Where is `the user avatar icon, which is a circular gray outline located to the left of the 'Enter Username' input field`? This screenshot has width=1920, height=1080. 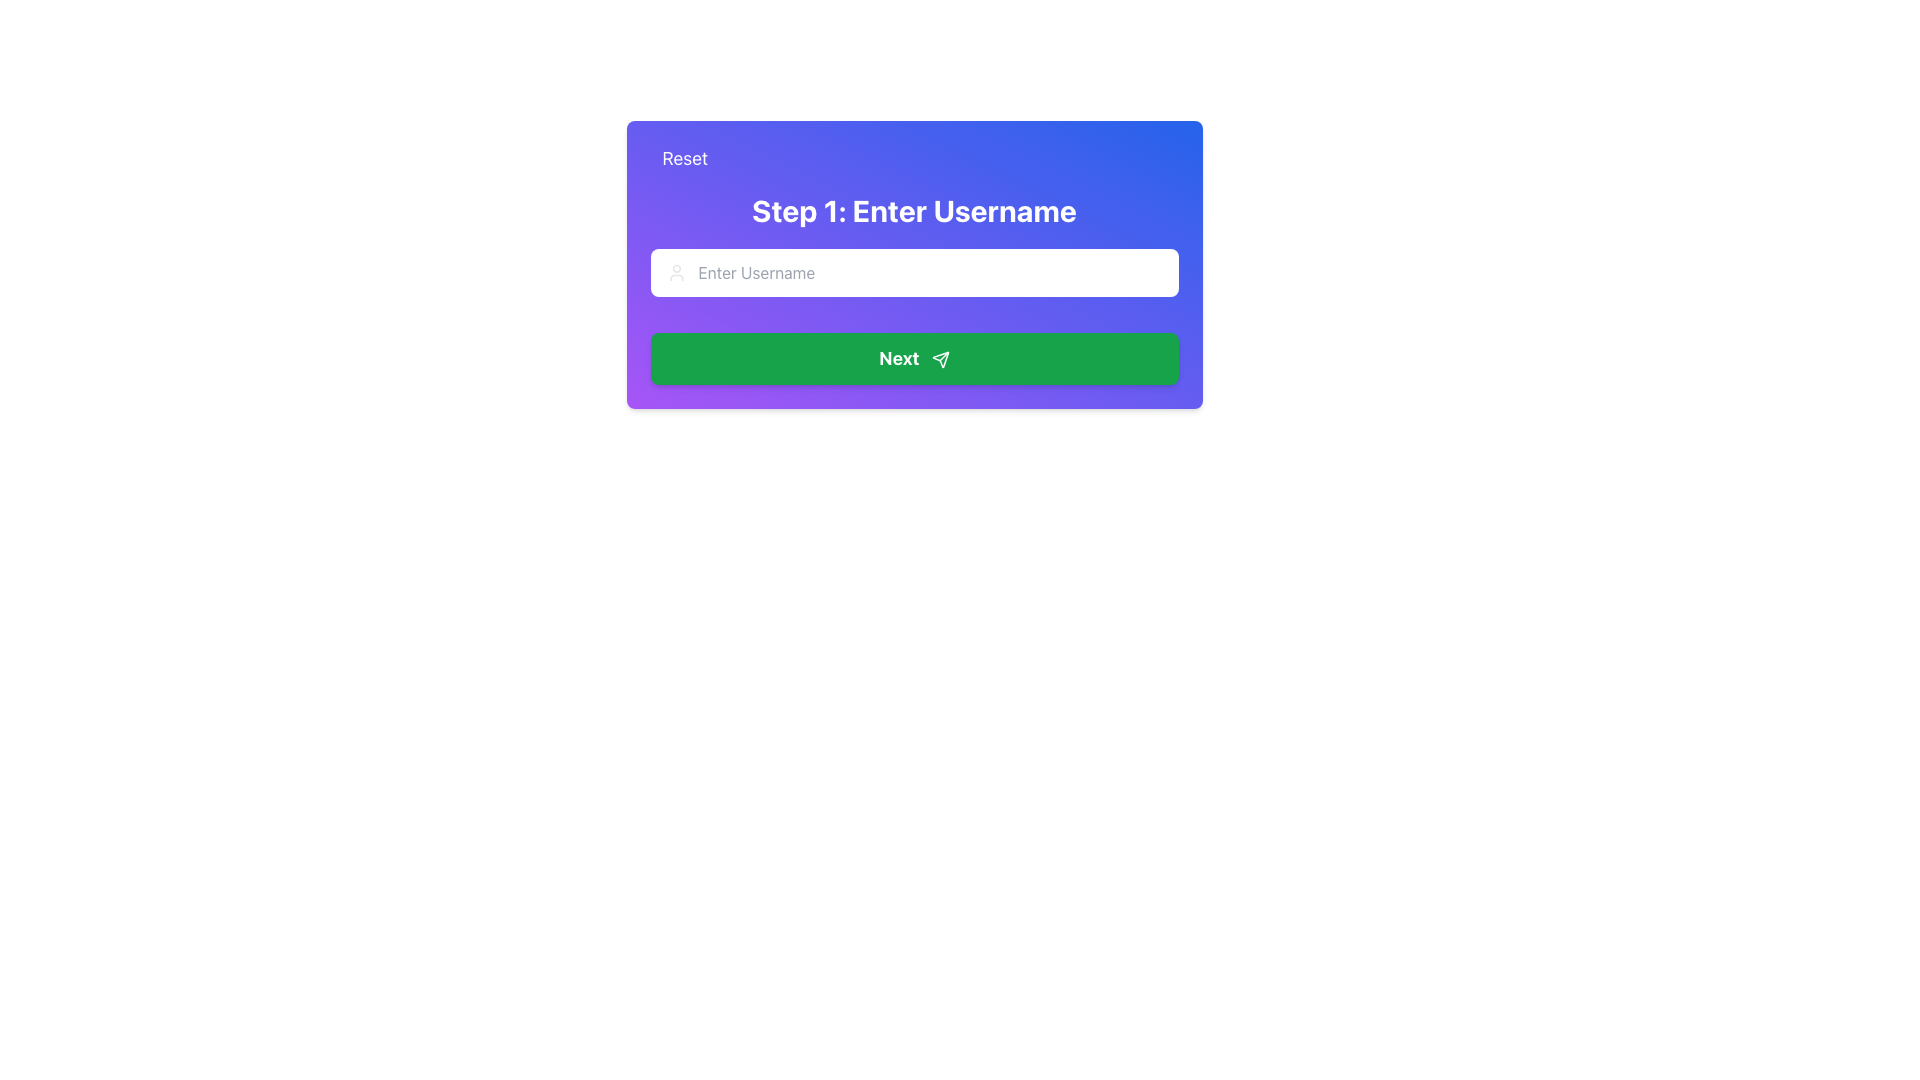
the user avatar icon, which is a circular gray outline located to the left of the 'Enter Username' input field is located at coordinates (676, 273).